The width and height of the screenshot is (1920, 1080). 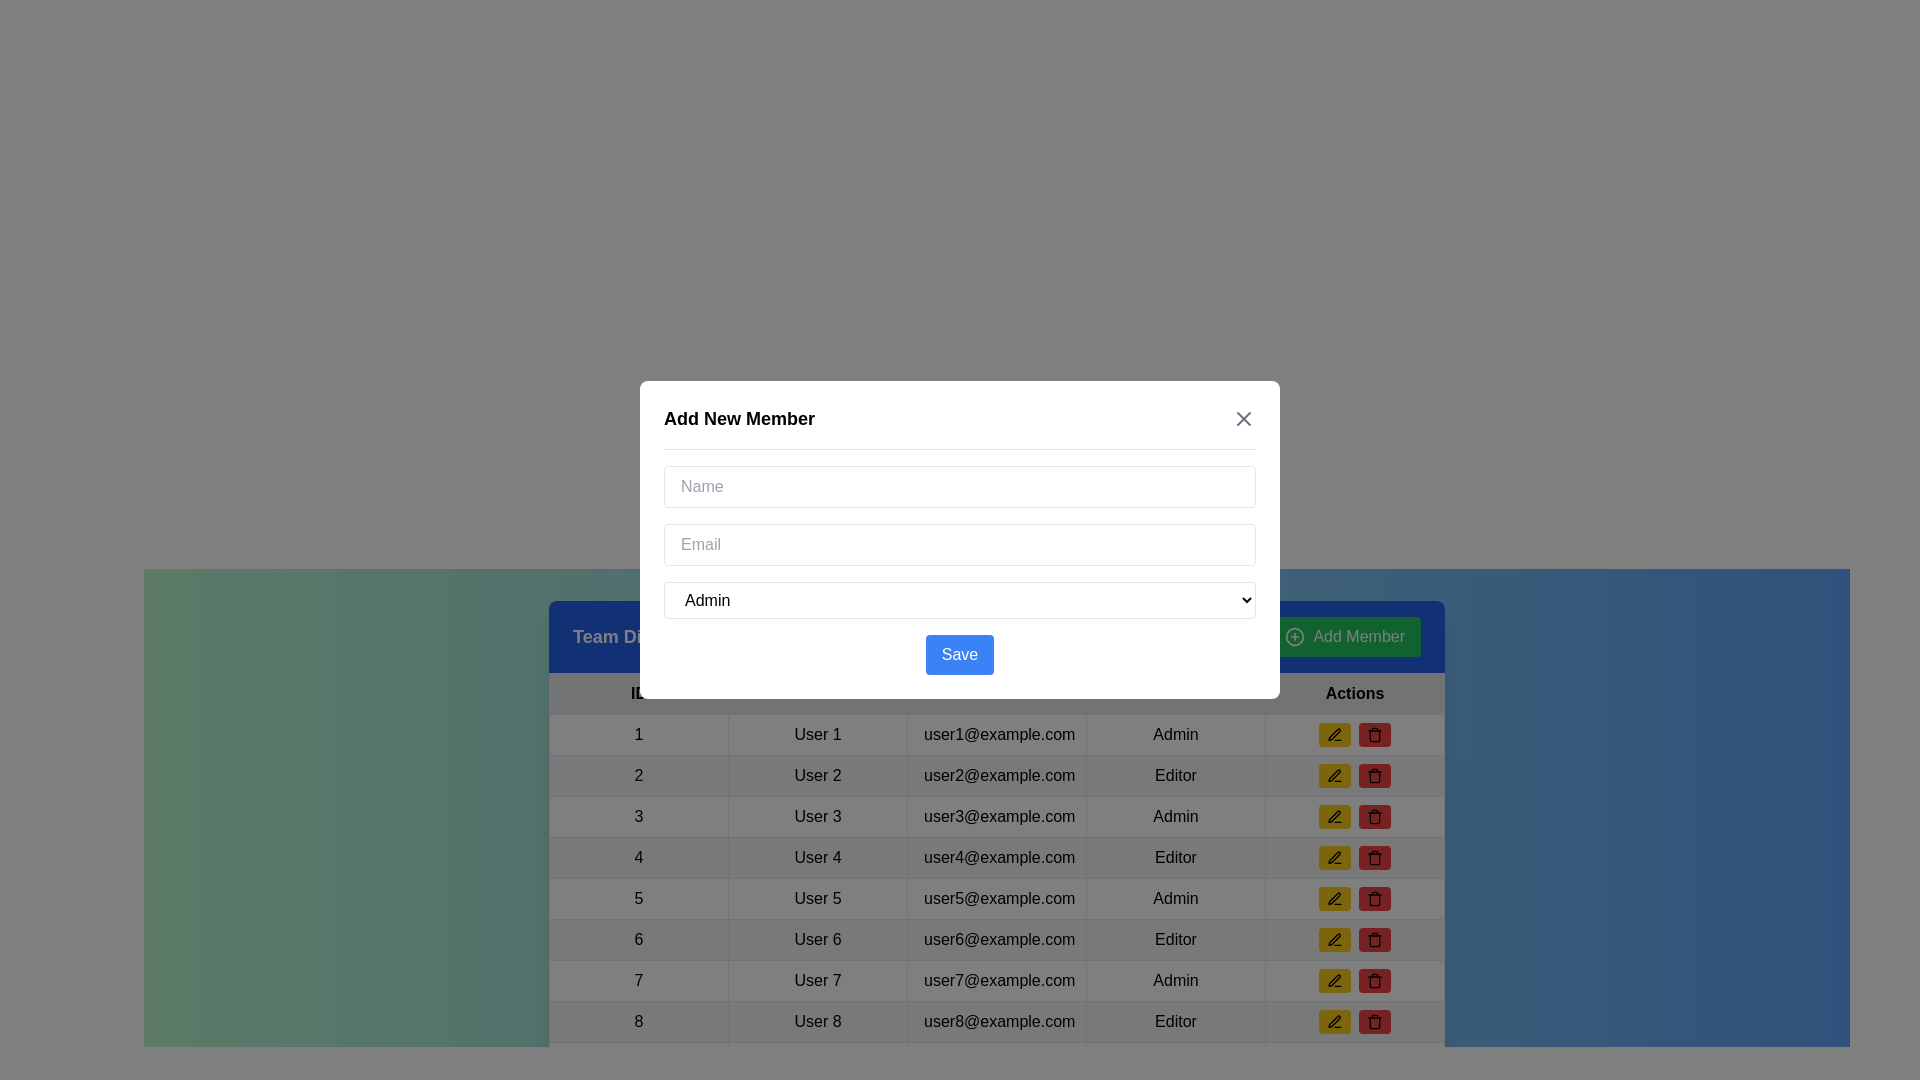 What do you see at coordinates (1176, 940) in the screenshot?
I see `the static text element indicating the role 'Editor' in the Role column of the sixth row in the table, located between the Email column and the Actions column` at bounding box center [1176, 940].